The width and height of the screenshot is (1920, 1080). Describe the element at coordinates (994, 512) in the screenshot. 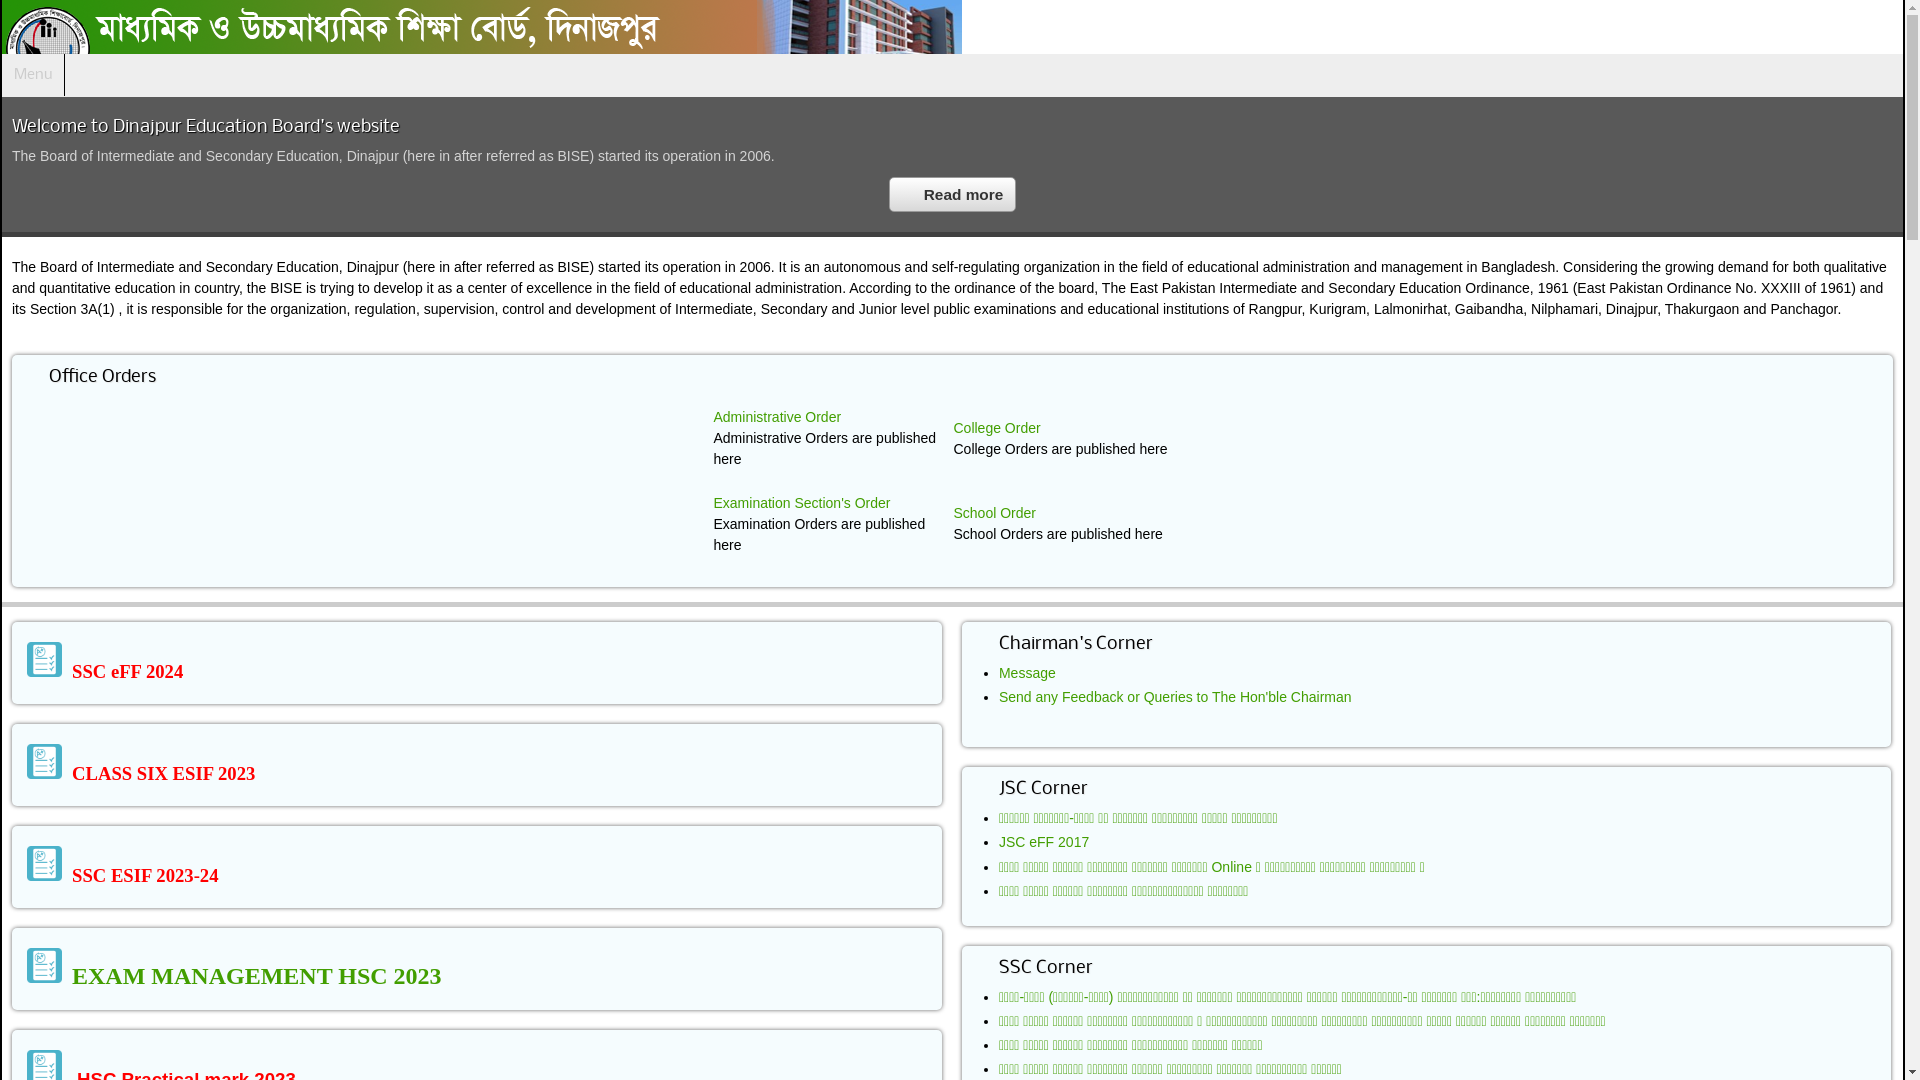

I see `'School Order'` at that location.